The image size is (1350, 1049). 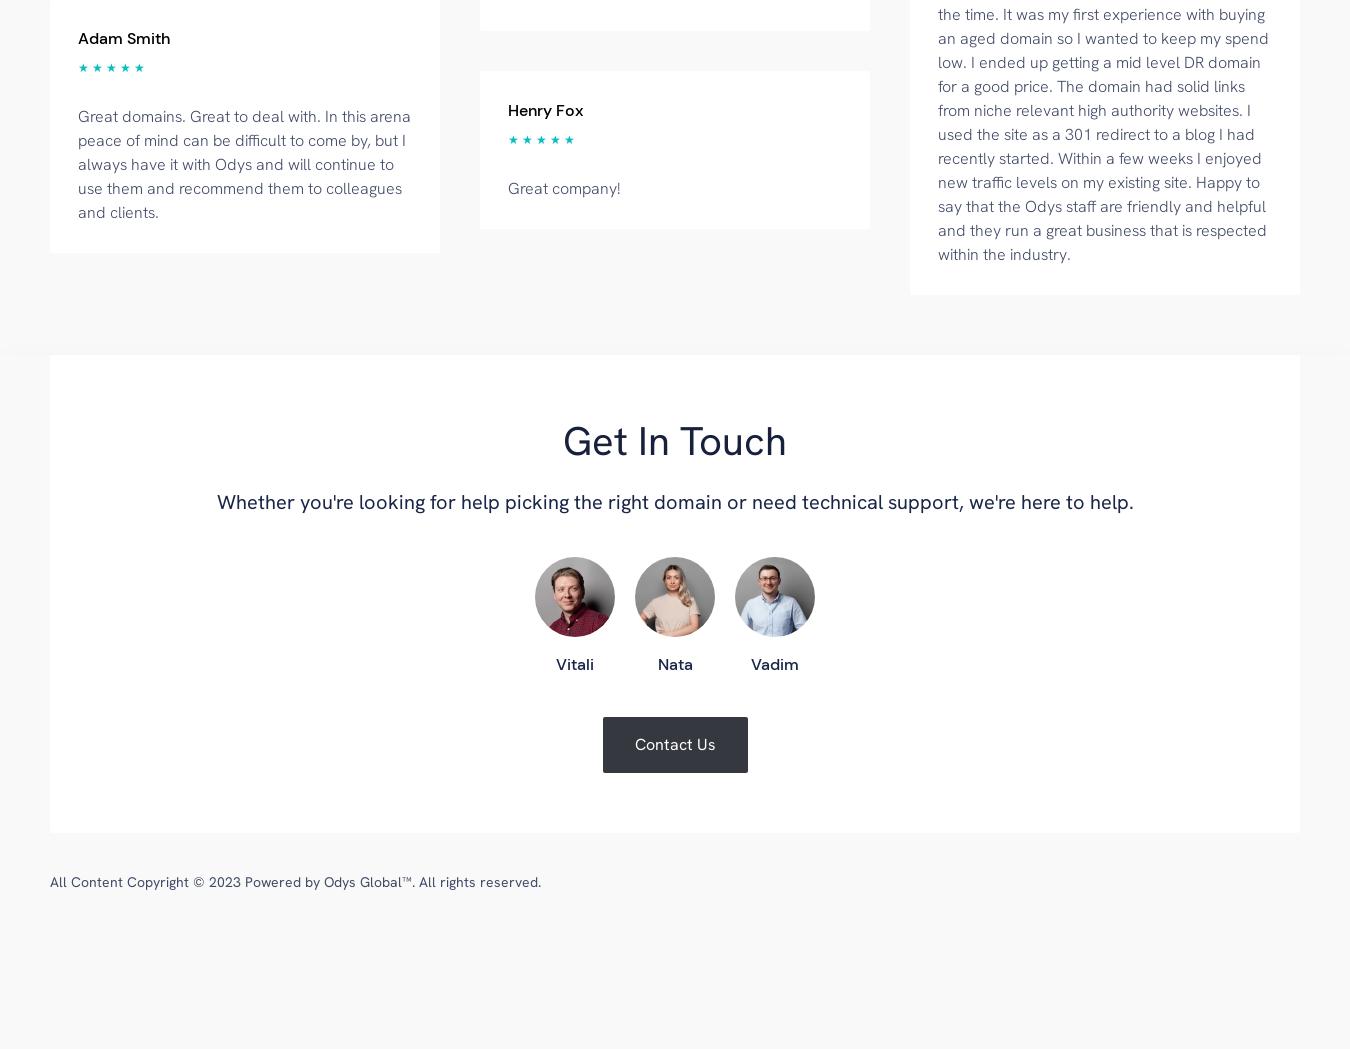 I want to click on 'Whether you're looking for help picking the right domain or need technical support, we're here to help.', so click(x=216, y=500).